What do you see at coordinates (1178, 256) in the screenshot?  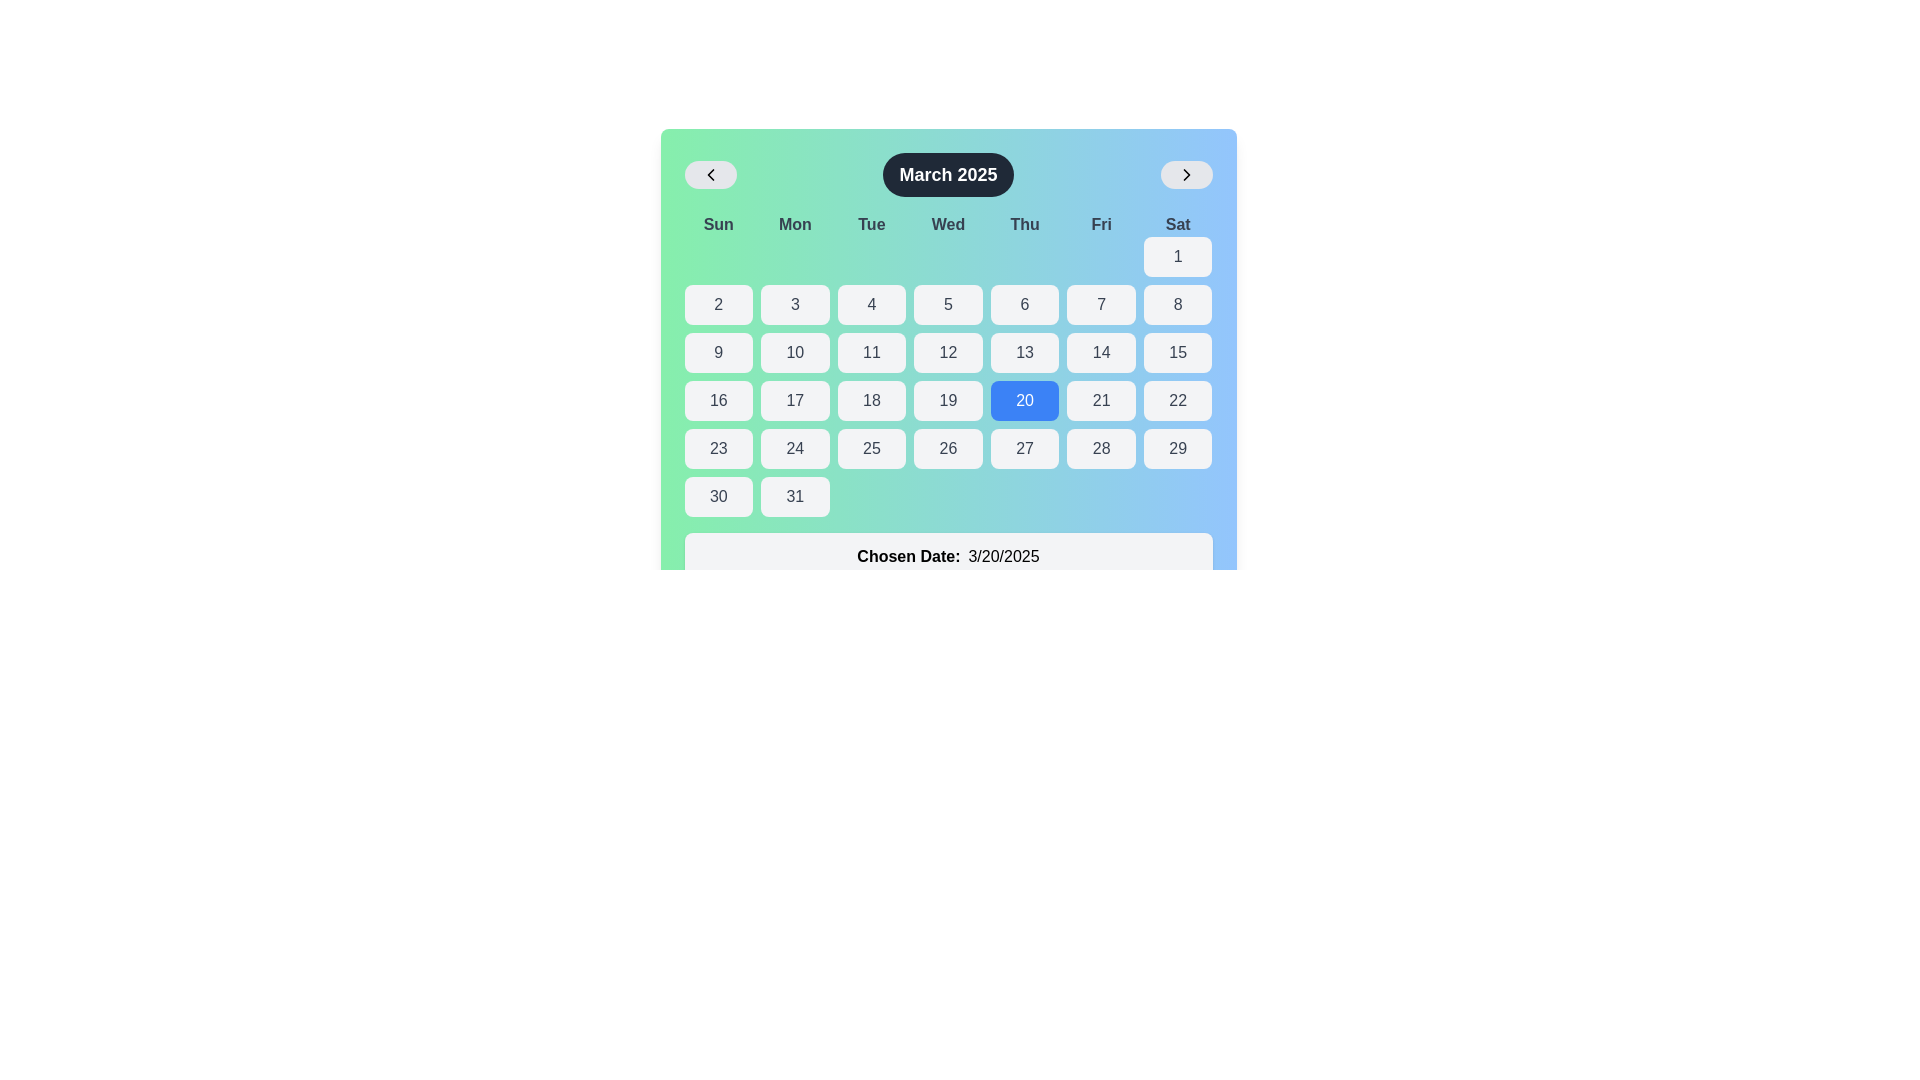 I see `the button representing the first day of a month in the calendar view, located under the 'Sat' column header` at bounding box center [1178, 256].